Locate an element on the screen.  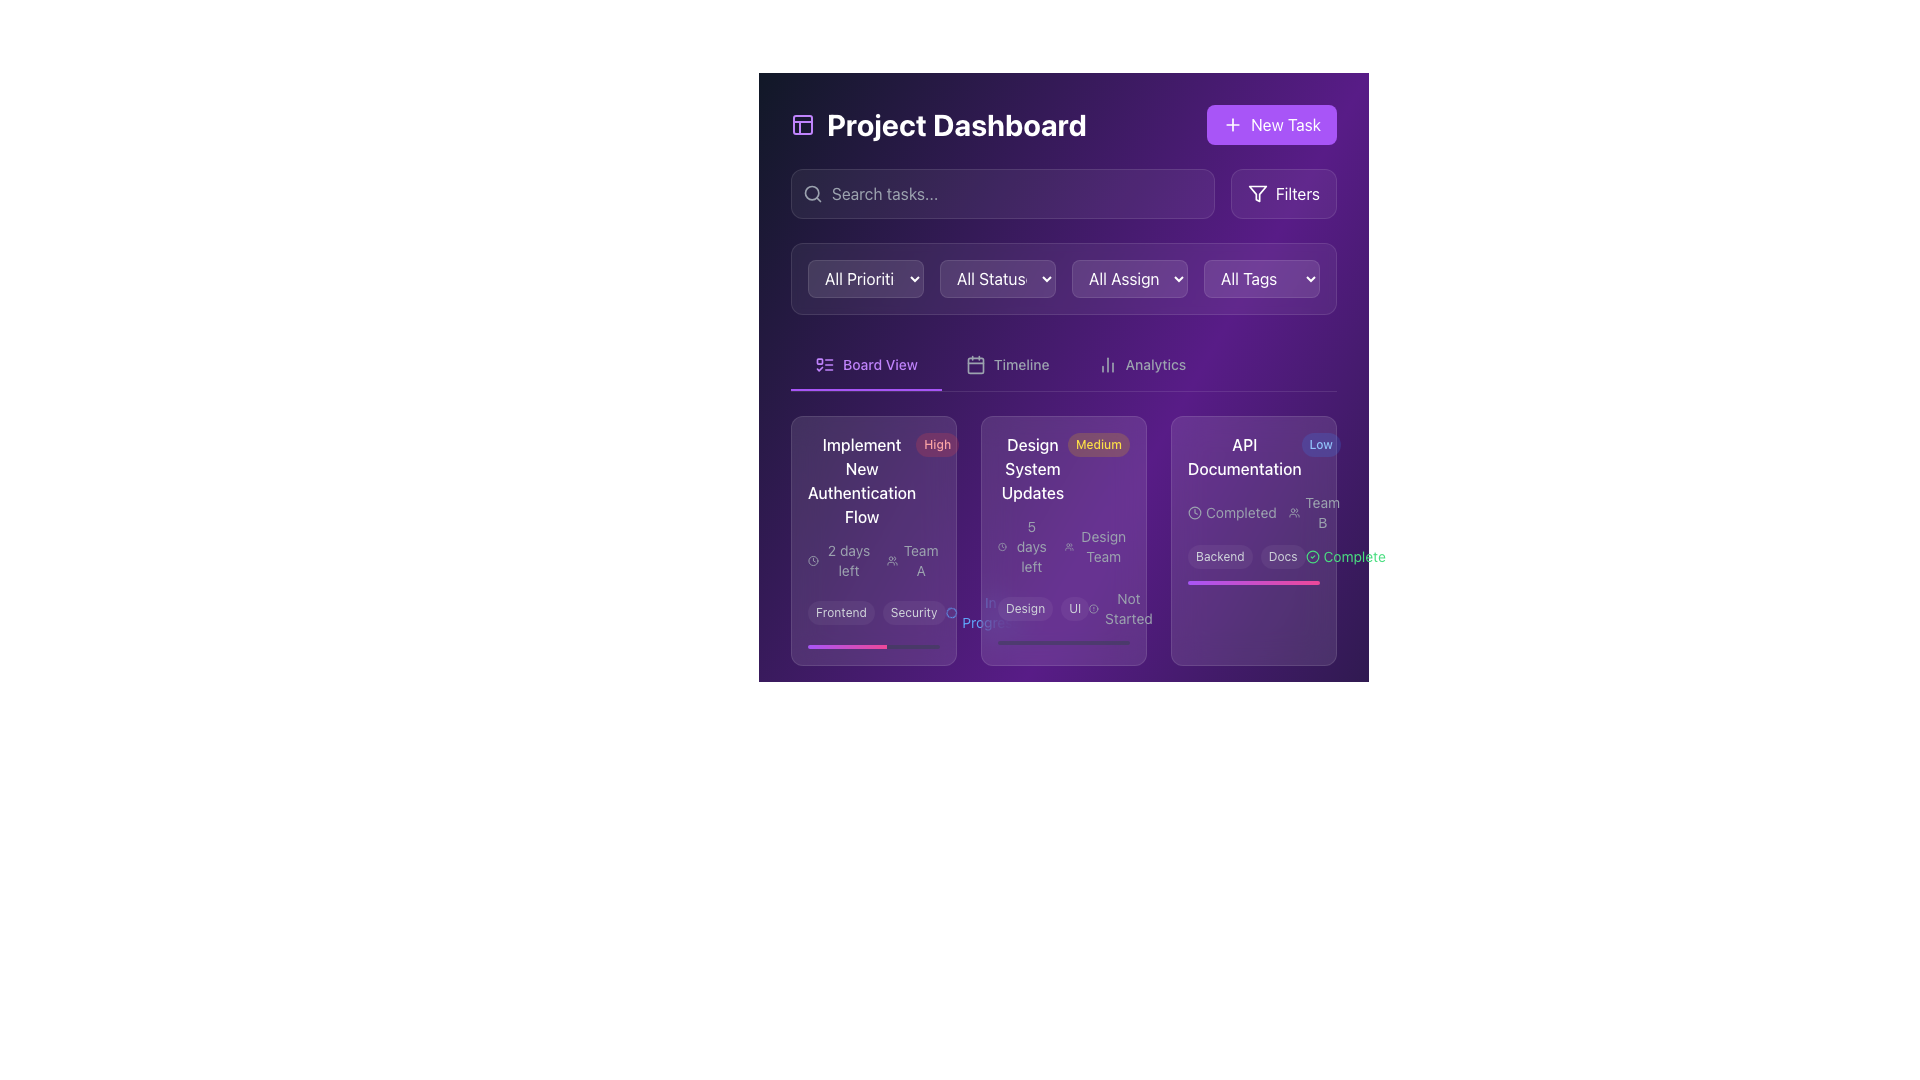
the 'In Progress' label with a spinning circular icon, indicating the status of the task in the 'Implement New Authentication Flow' card under the 'FrontendSecurity' section is located at coordinates (983, 612).